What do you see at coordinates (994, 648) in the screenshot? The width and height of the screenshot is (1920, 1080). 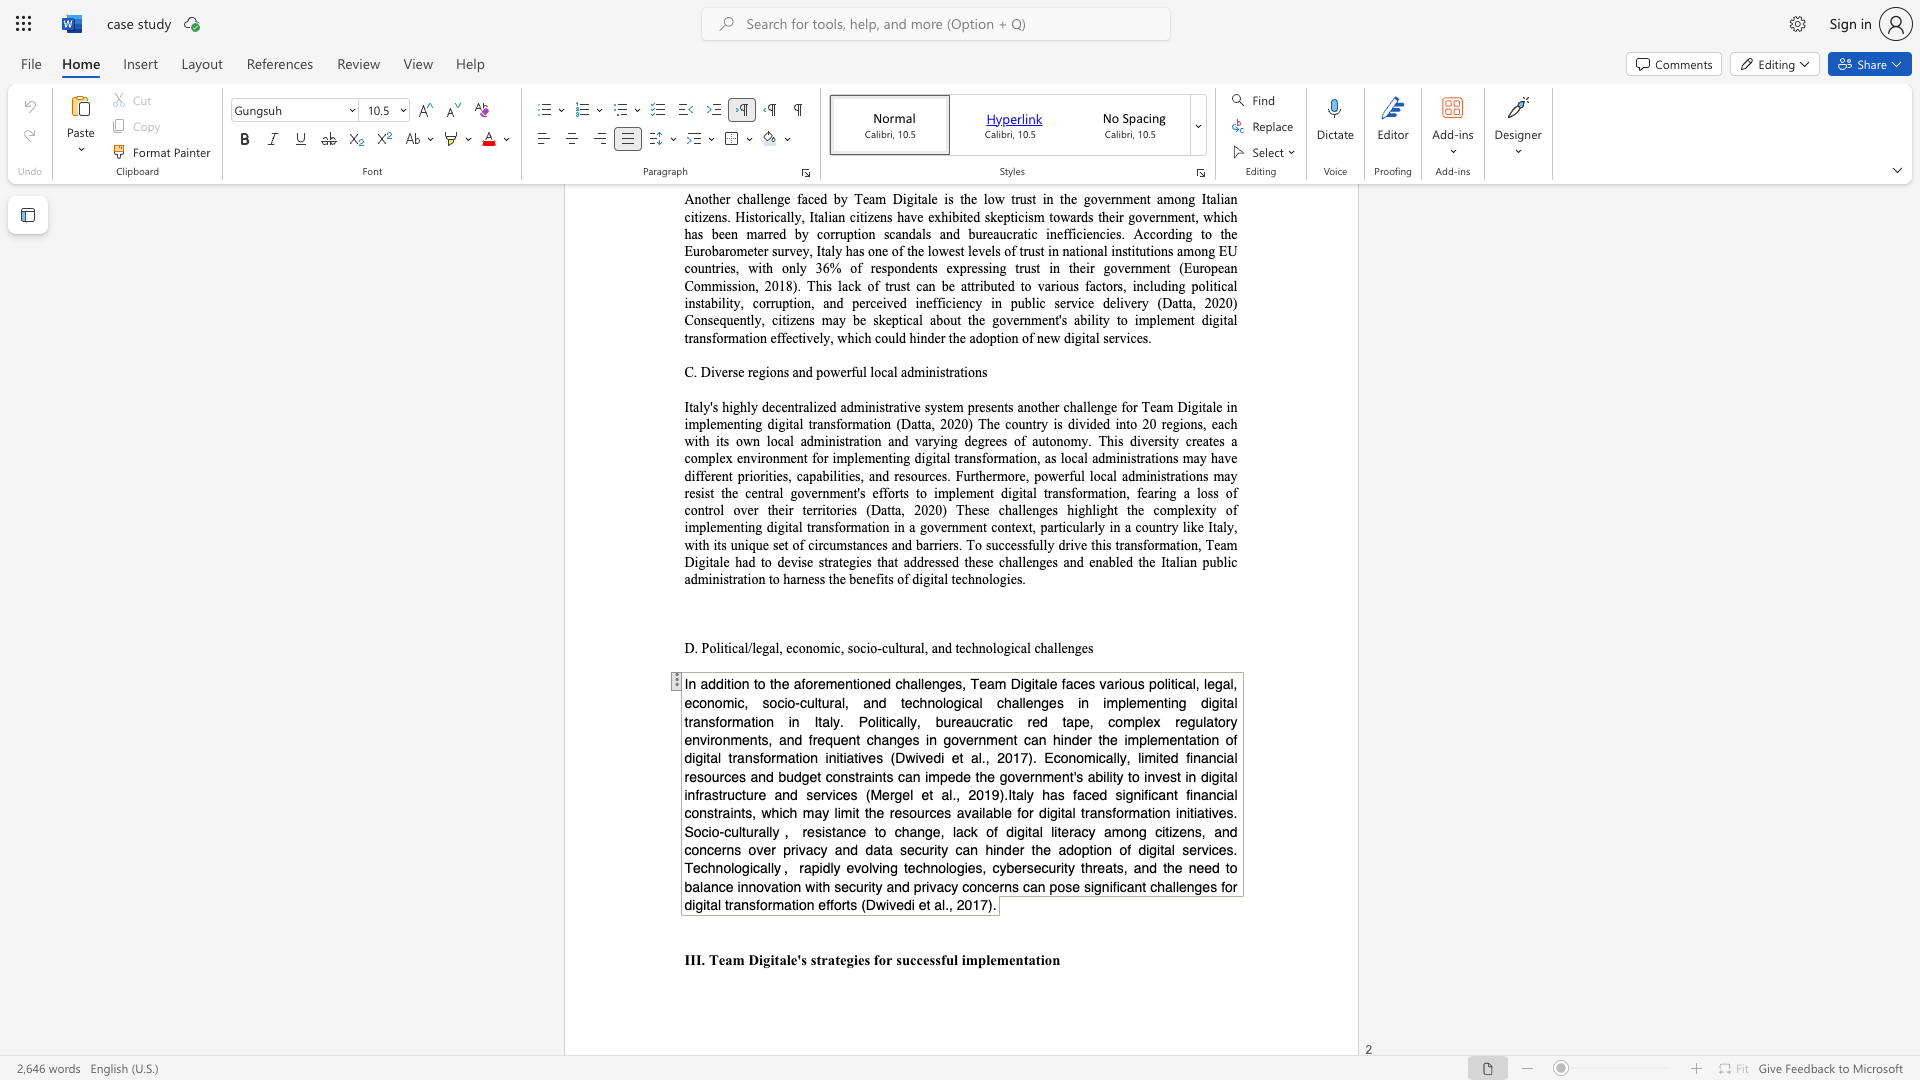 I see `the 7th character "l" in the text` at bounding box center [994, 648].